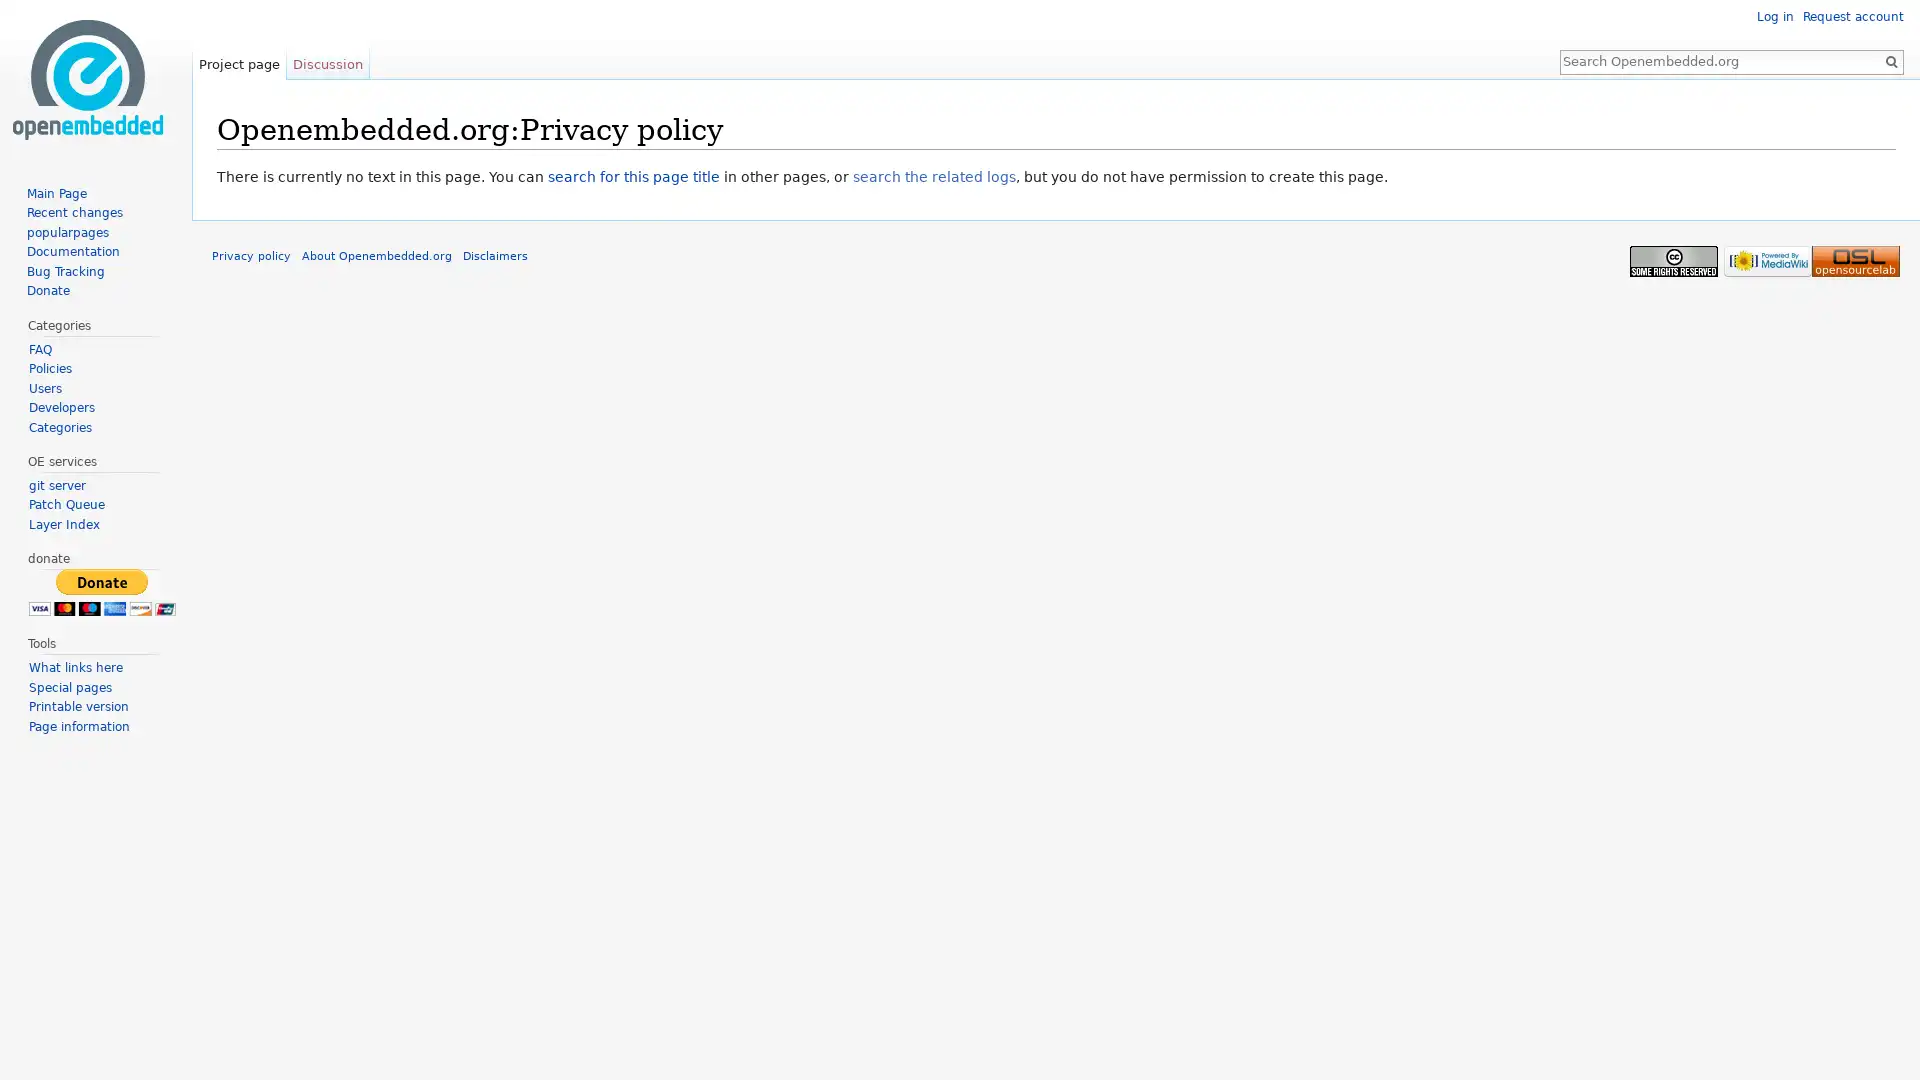 This screenshot has height=1080, width=1920. What do you see at coordinates (1890, 60) in the screenshot?
I see `Go` at bounding box center [1890, 60].